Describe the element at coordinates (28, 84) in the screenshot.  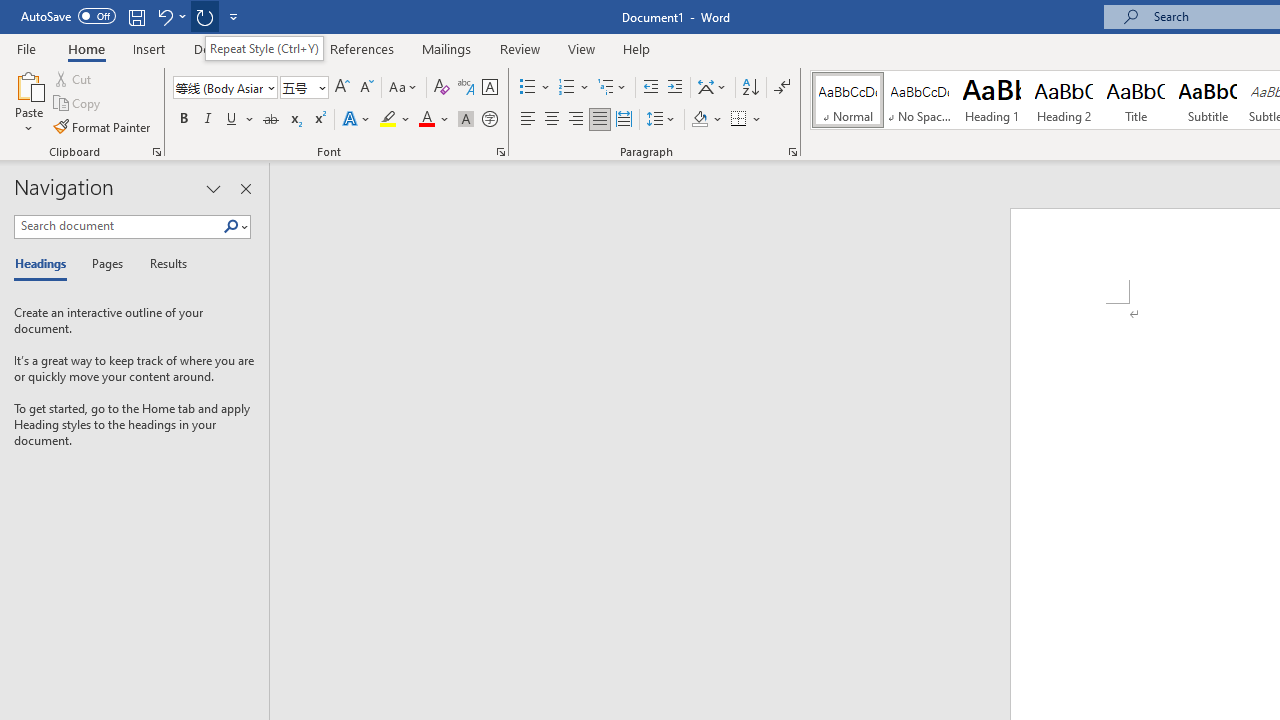
I see `'Paste'` at that location.